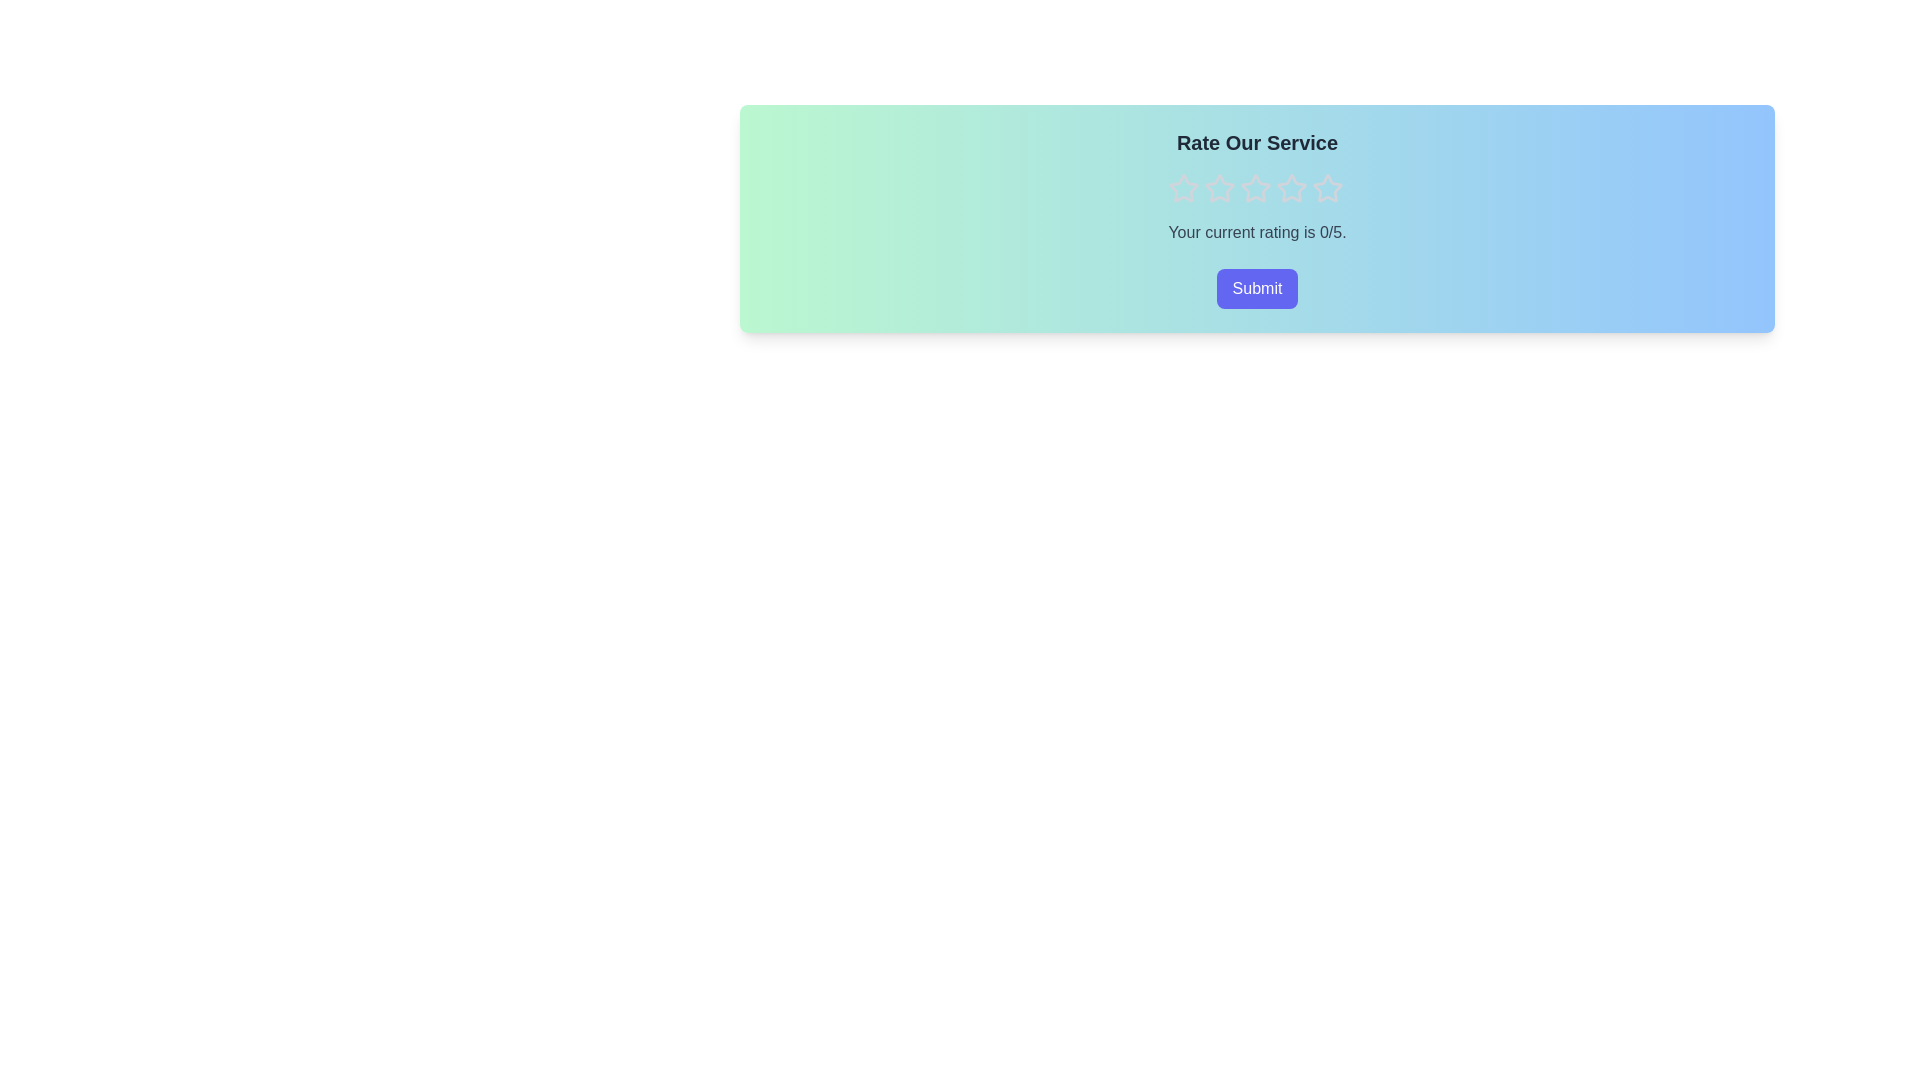  What do you see at coordinates (1256, 289) in the screenshot?
I see `'Submit' button to confirm the rating` at bounding box center [1256, 289].